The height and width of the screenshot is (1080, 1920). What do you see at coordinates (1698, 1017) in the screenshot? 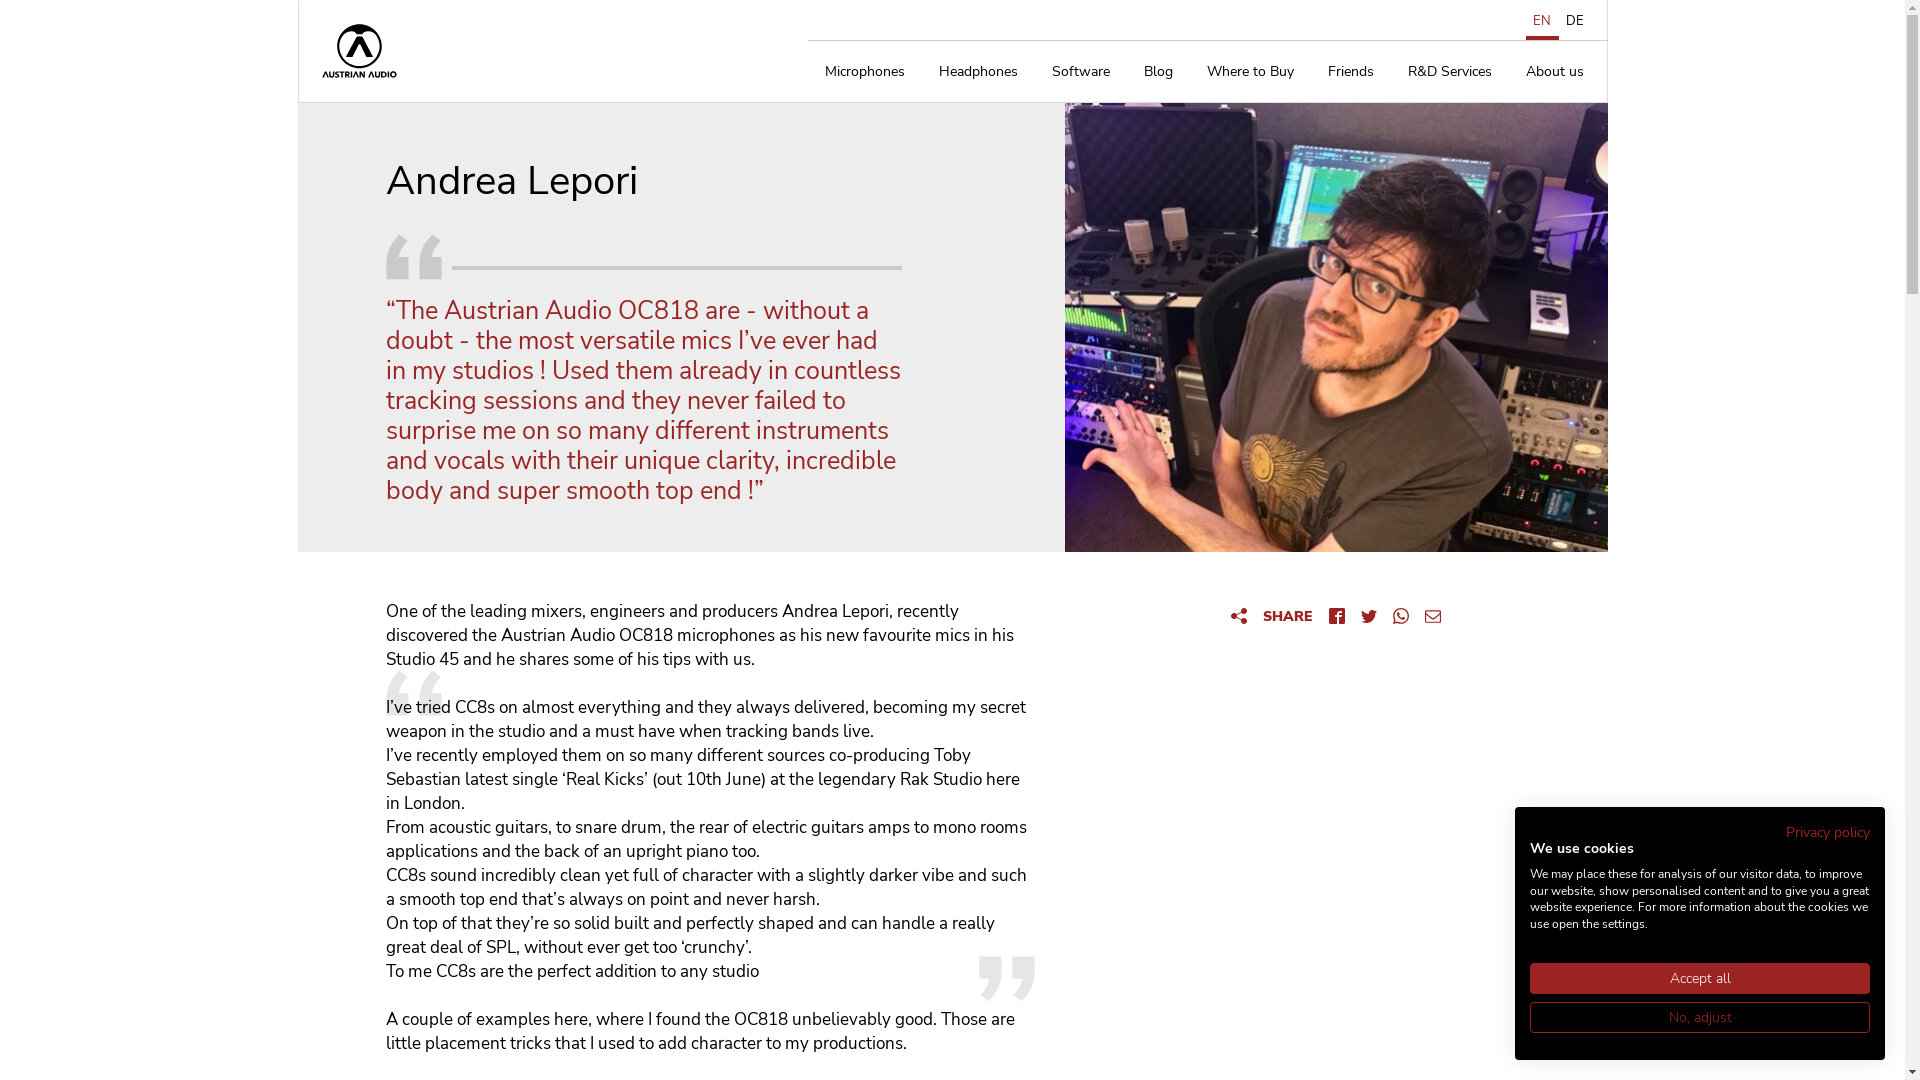
I see `'No, adjust'` at bounding box center [1698, 1017].